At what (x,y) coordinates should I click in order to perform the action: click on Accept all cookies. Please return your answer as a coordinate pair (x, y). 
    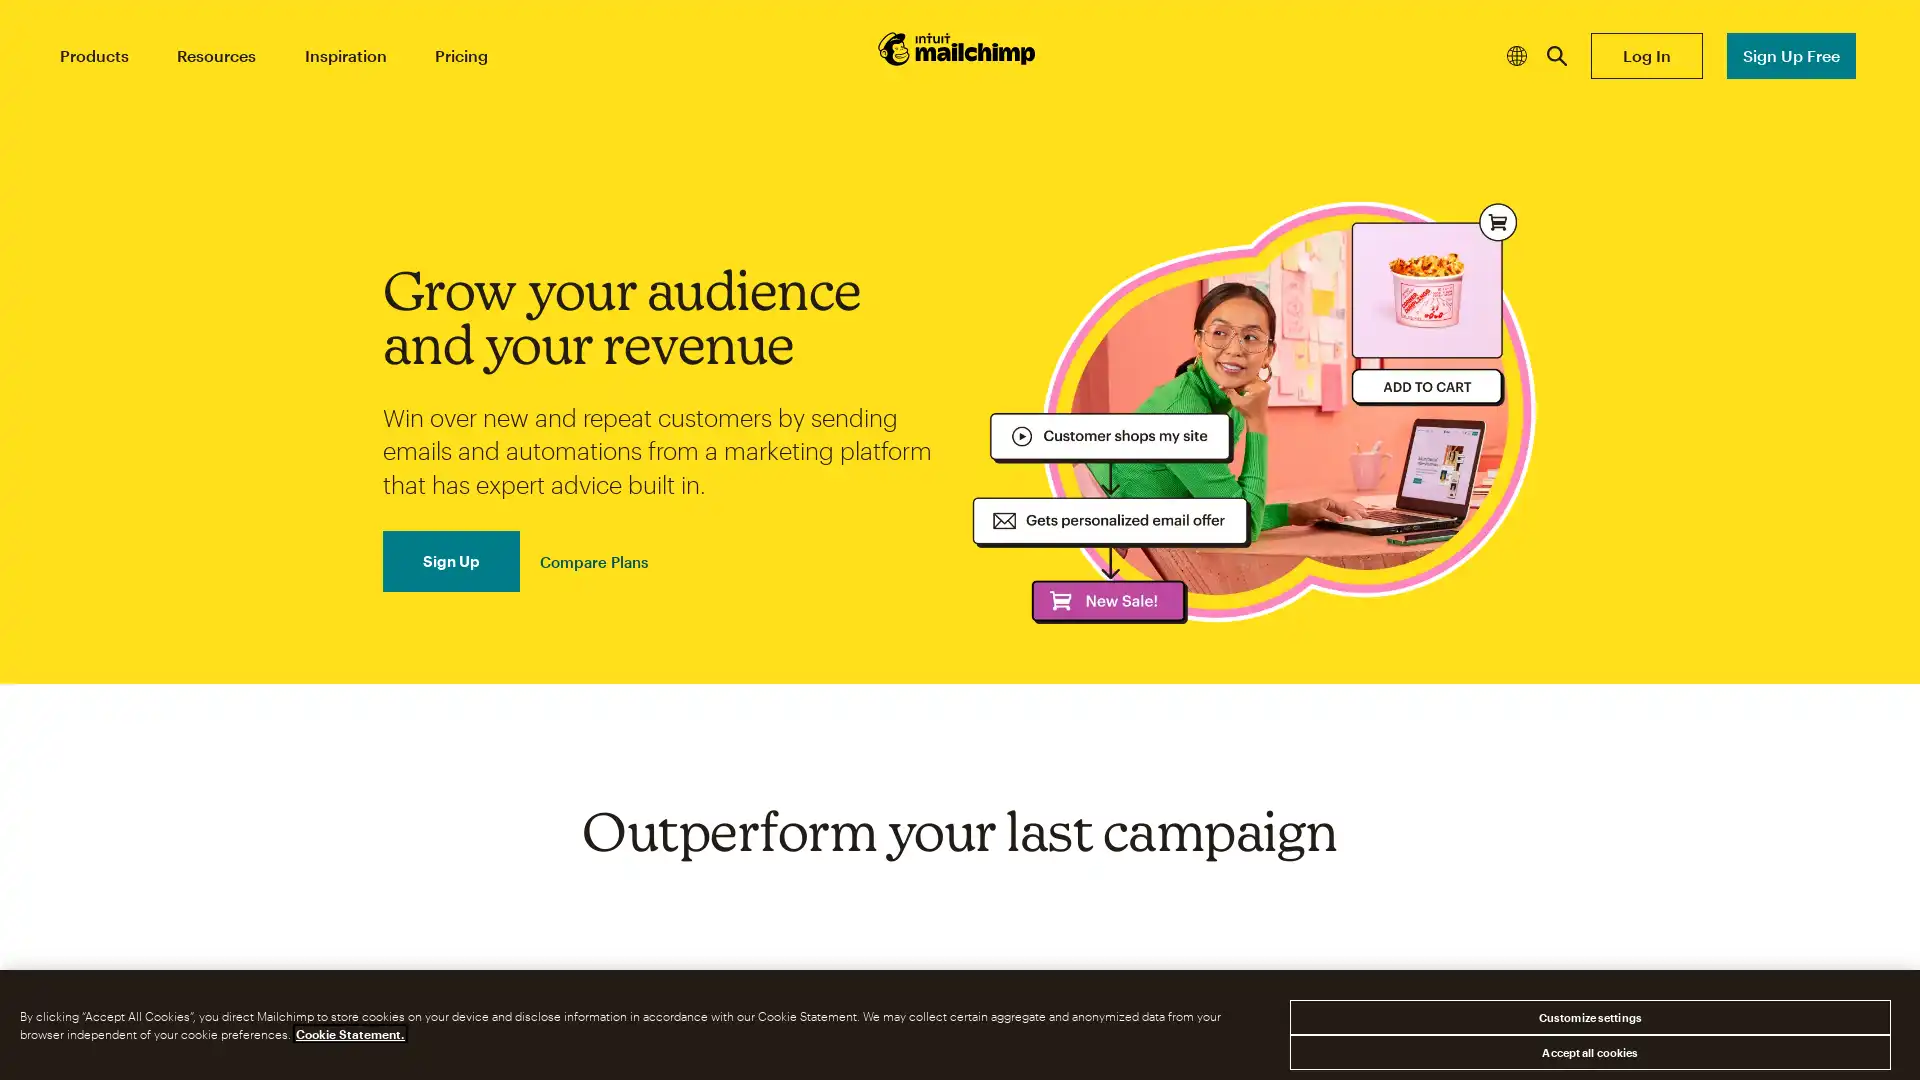
    Looking at the image, I should click on (1588, 1051).